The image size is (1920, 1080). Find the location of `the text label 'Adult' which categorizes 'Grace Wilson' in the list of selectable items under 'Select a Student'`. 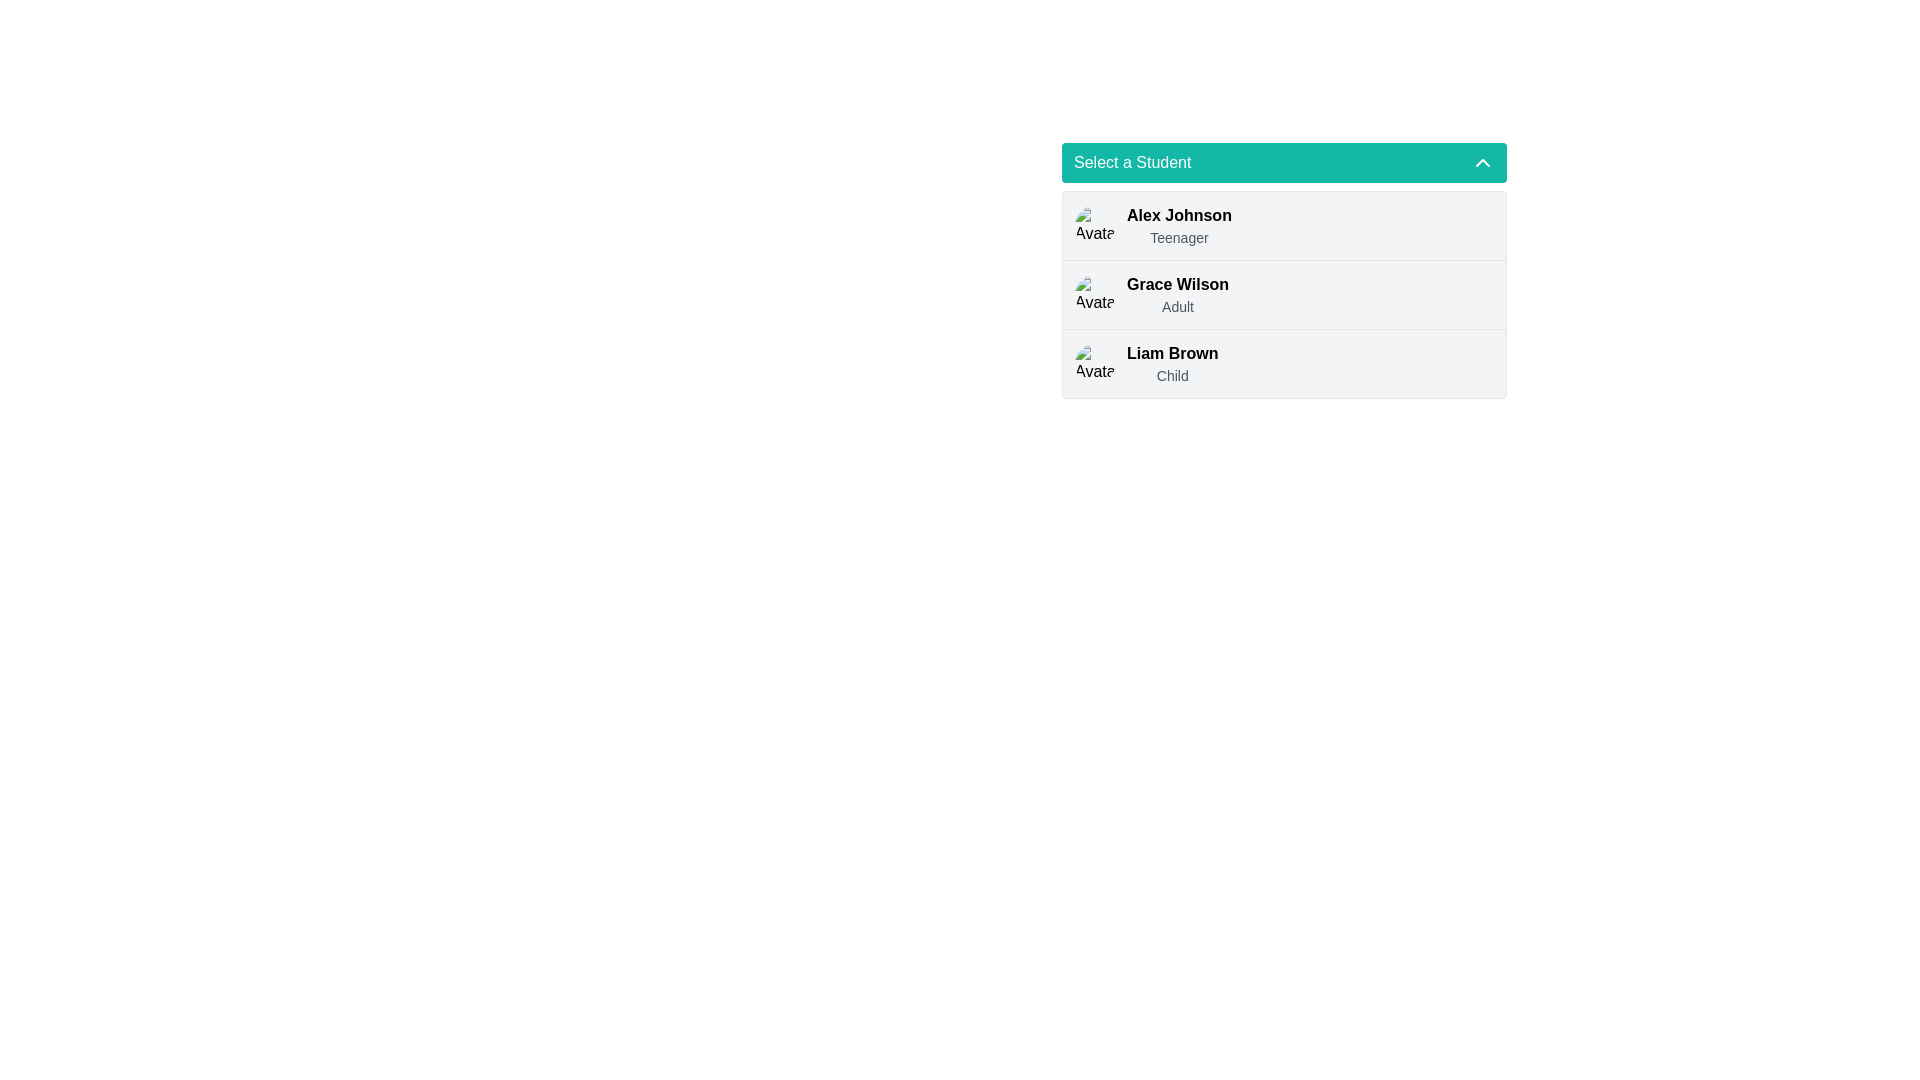

the text label 'Adult' which categorizes 'Grace Wilson' in the list of selectable items under 'Select a Student' is located at coordinates (1178, 307).